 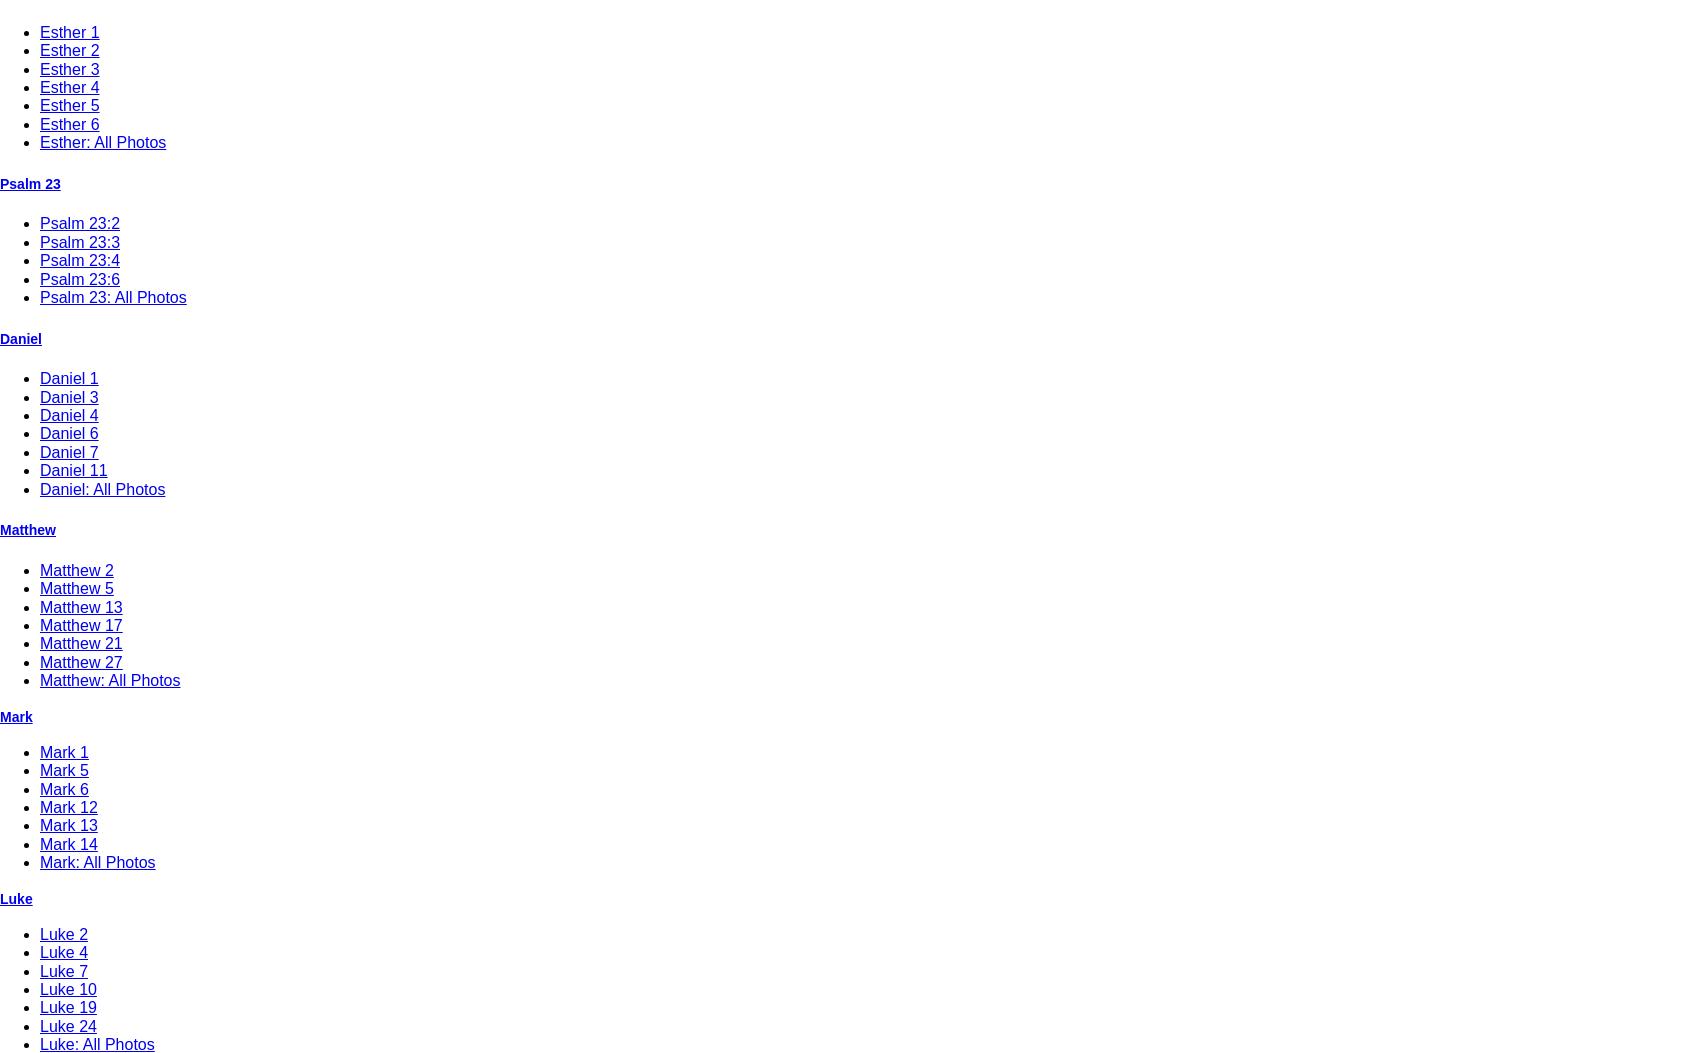 What do you see at coordinates (79, 223) in the screenshot?
I see `'Psalm 23:2'` at bounding box center [79, 223].